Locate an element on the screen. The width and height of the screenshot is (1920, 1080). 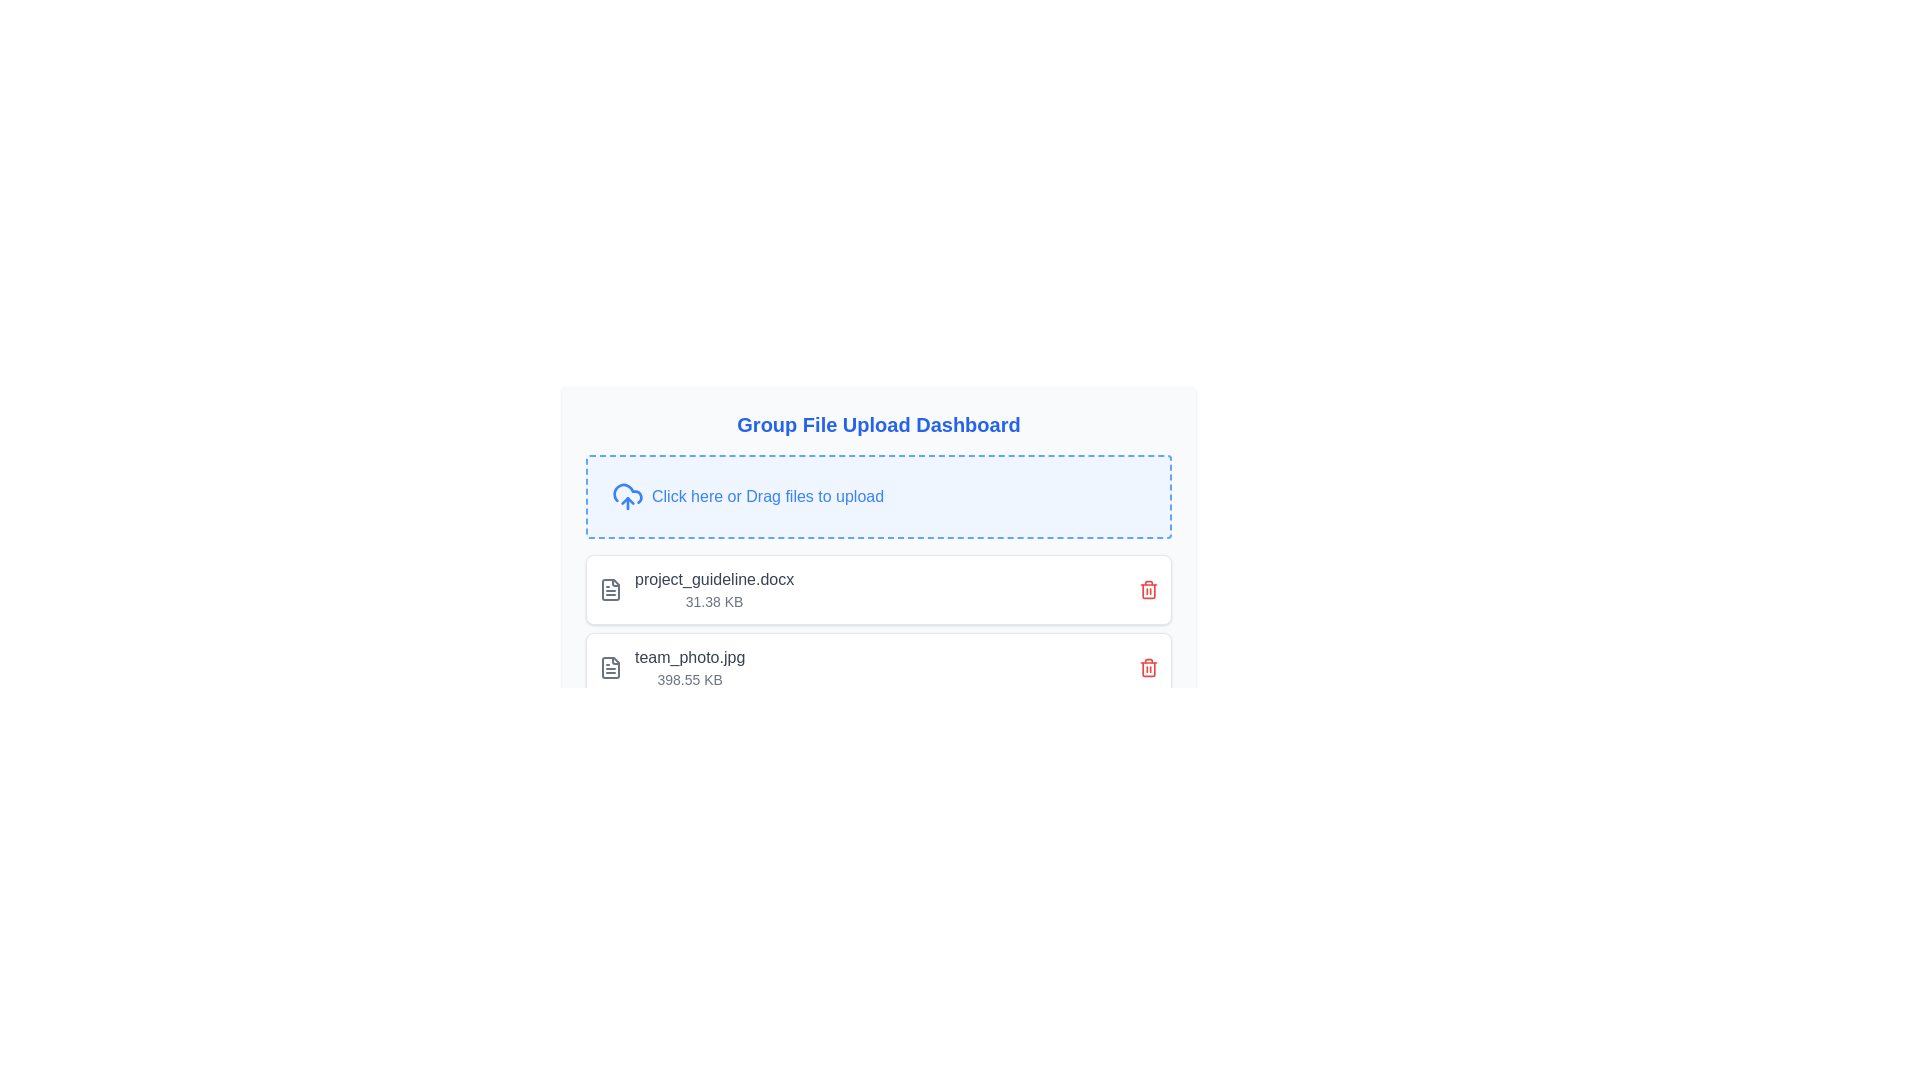
the File Upload Area, which has a dashed border and light blue background is located at coordinates (878, 496).